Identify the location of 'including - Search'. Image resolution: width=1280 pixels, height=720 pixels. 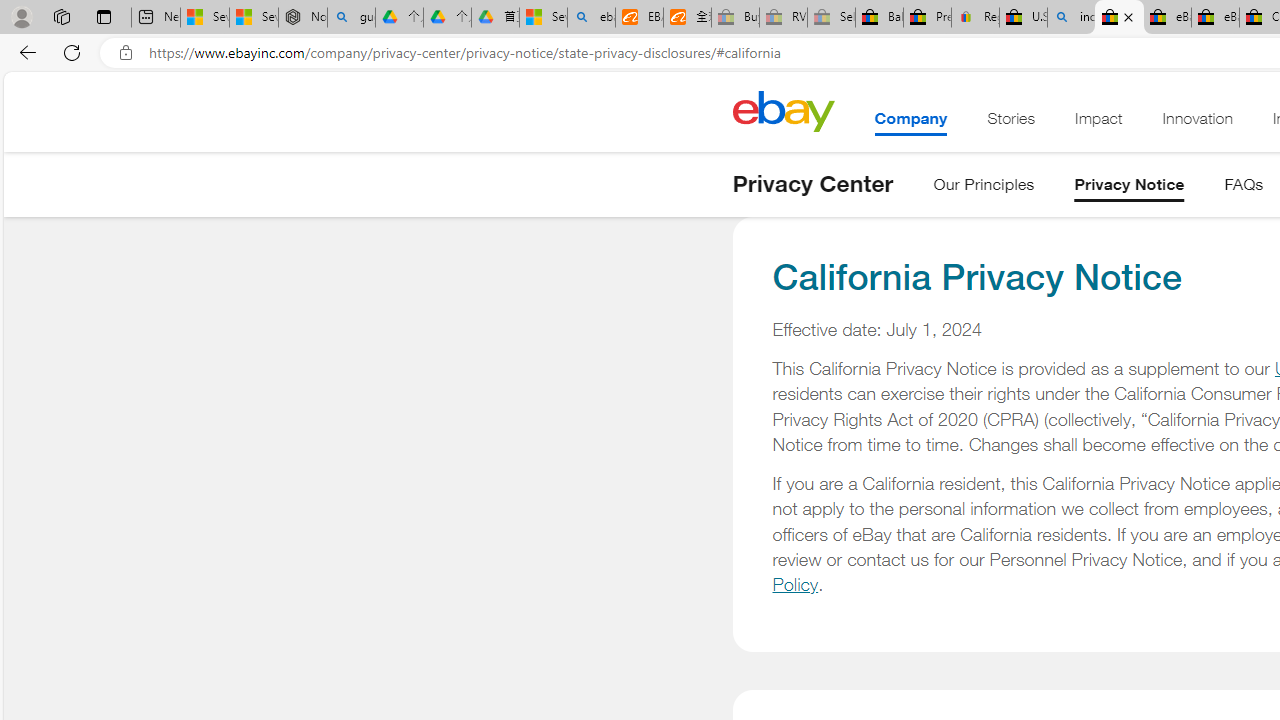
(1070, 17).